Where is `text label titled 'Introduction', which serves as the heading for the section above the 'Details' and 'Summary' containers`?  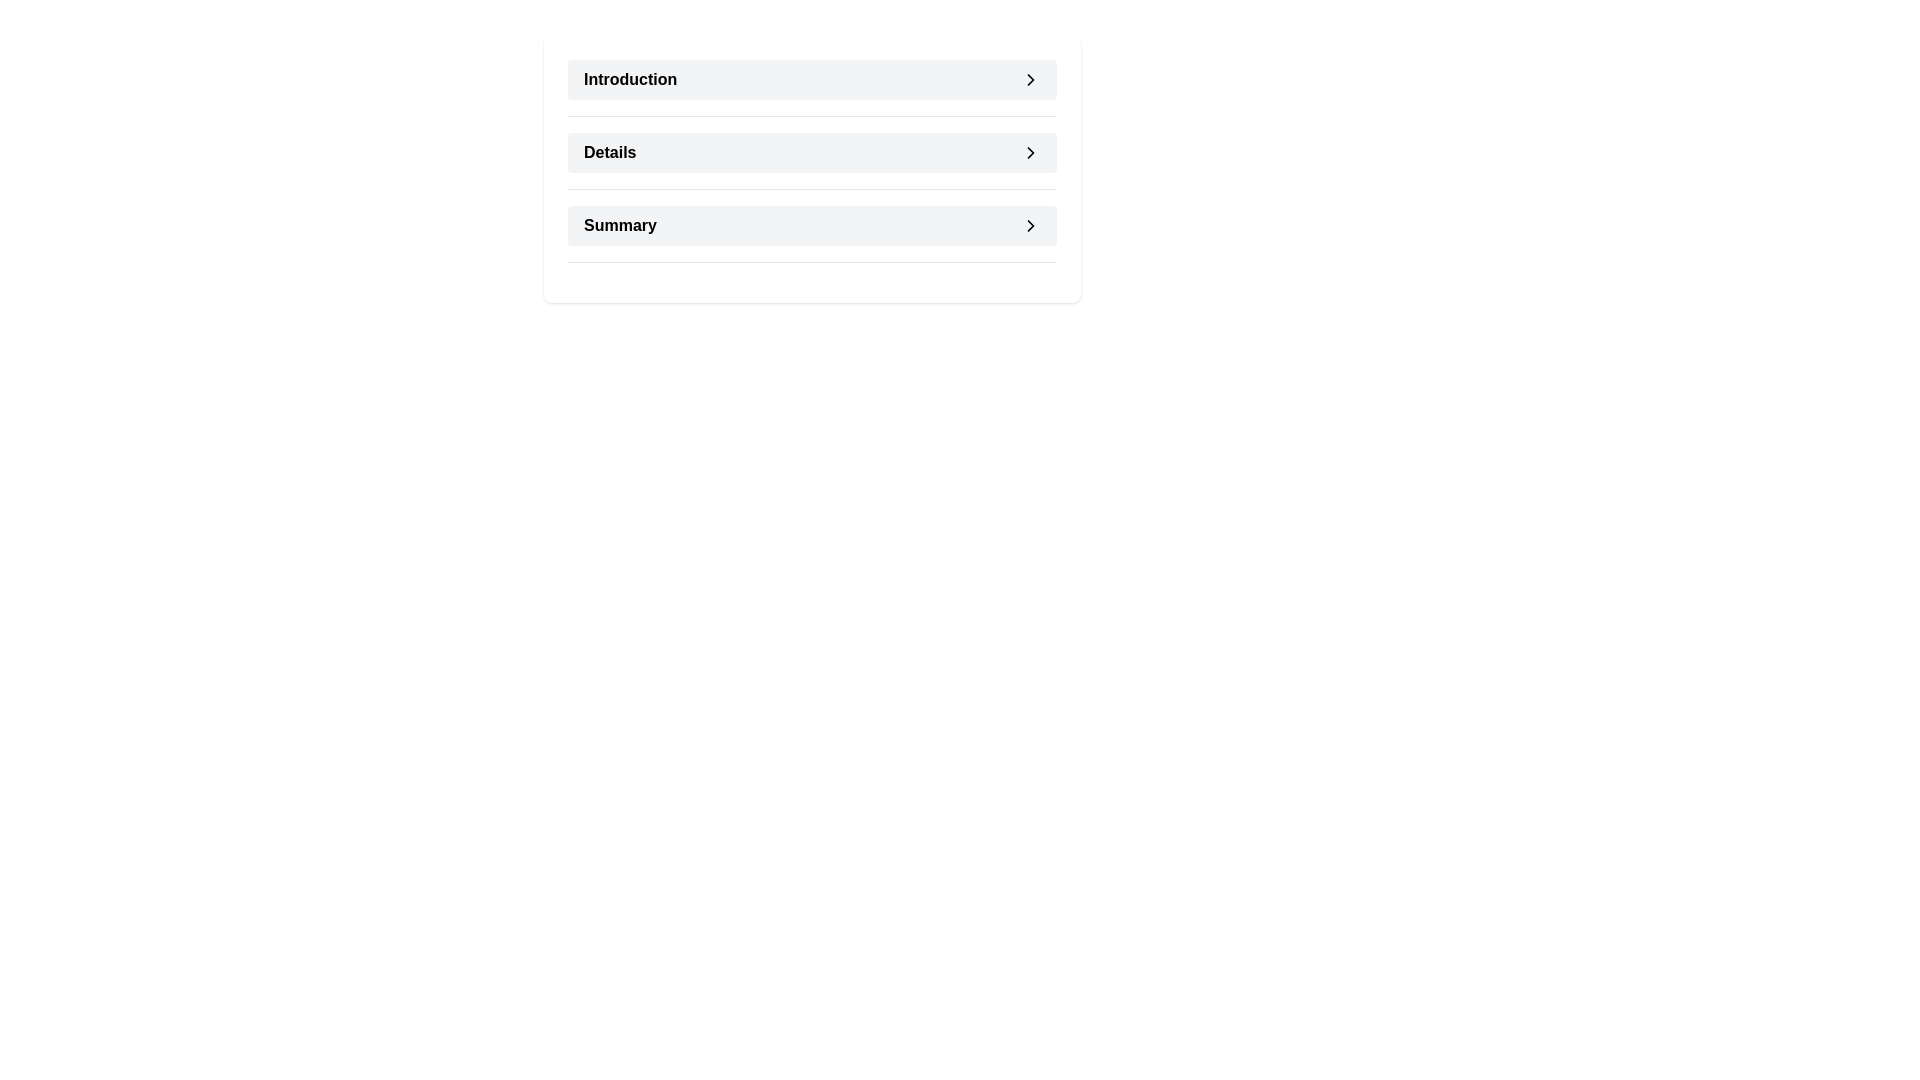 text label titled 'Introduction', which serves as the heading for the section above the 'Details' and 'Summary' containers is located at coordinates (629, 79).